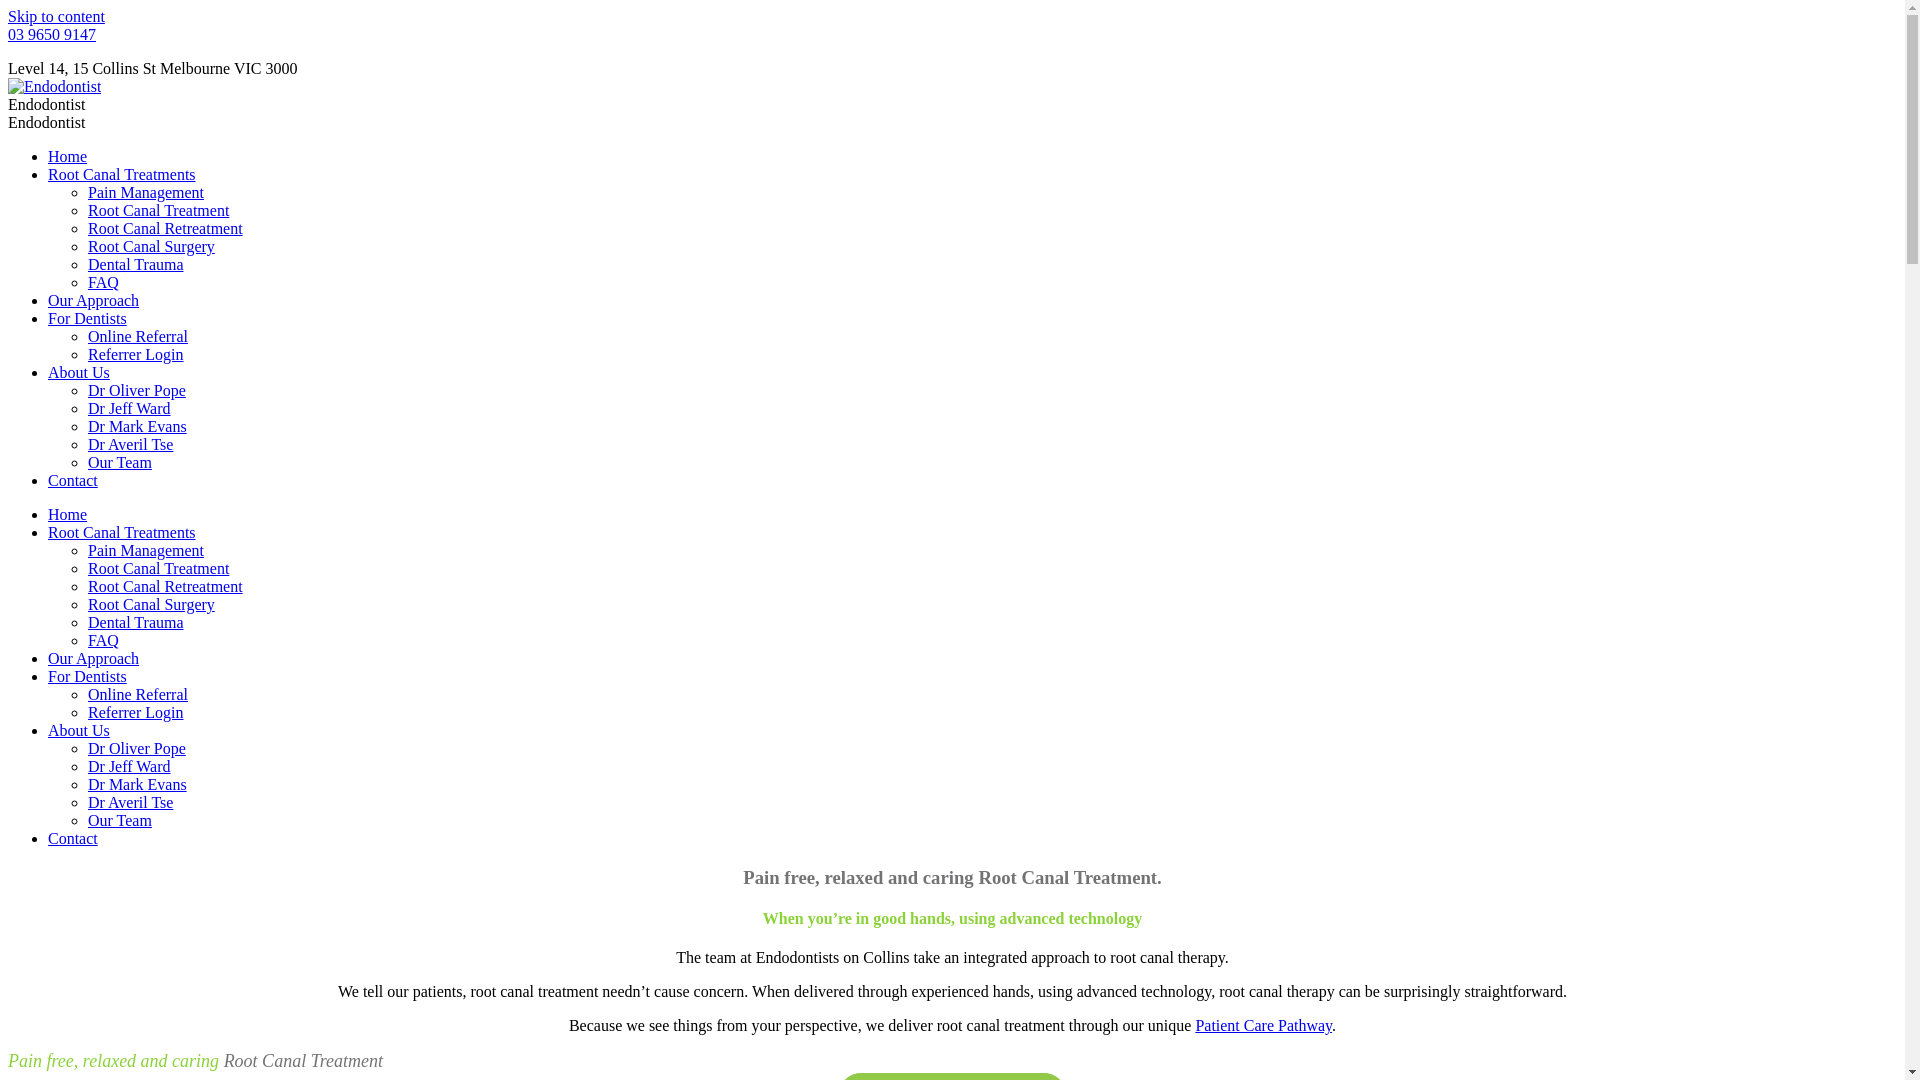 This screenshot has width=1920, height=1080. I want to click on 'Root Canal Treatments', so click(120, 531).